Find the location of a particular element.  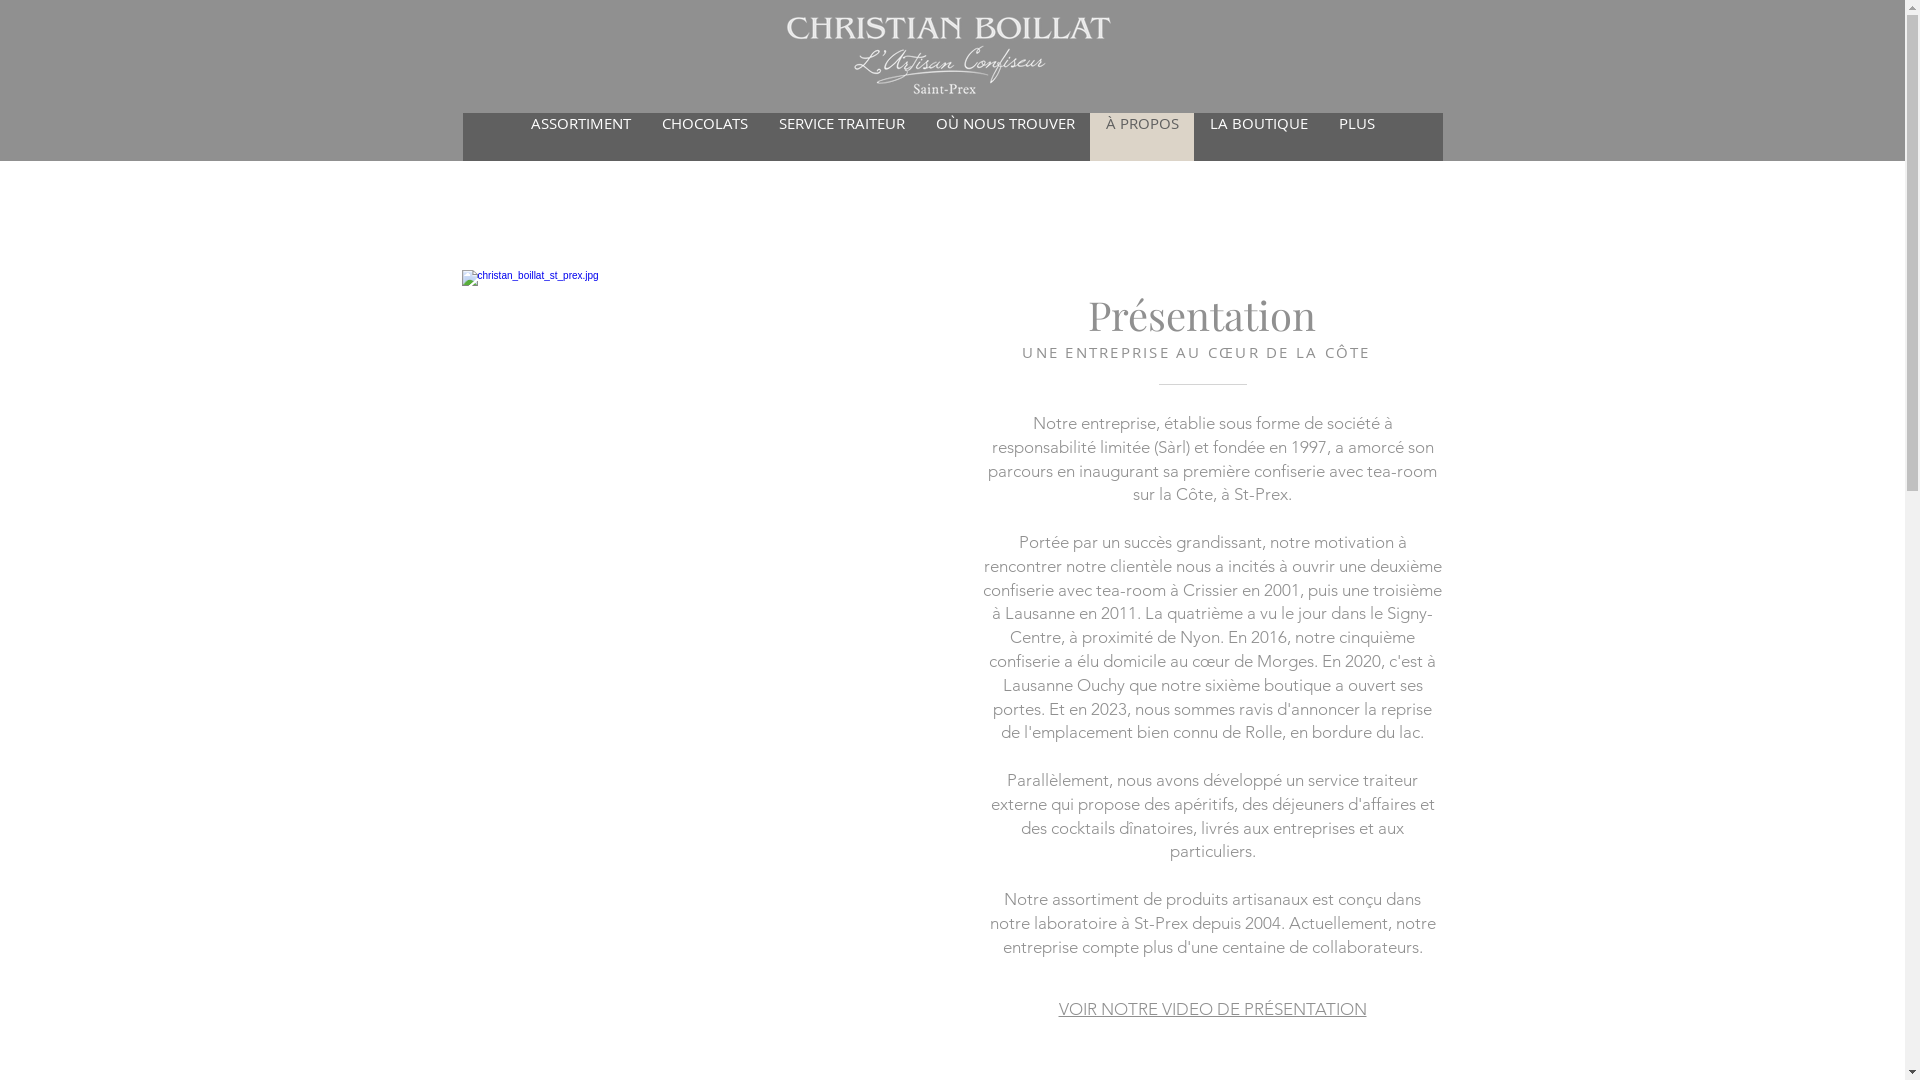

'CHOCOLATS' is located at coordinates (646, 136).